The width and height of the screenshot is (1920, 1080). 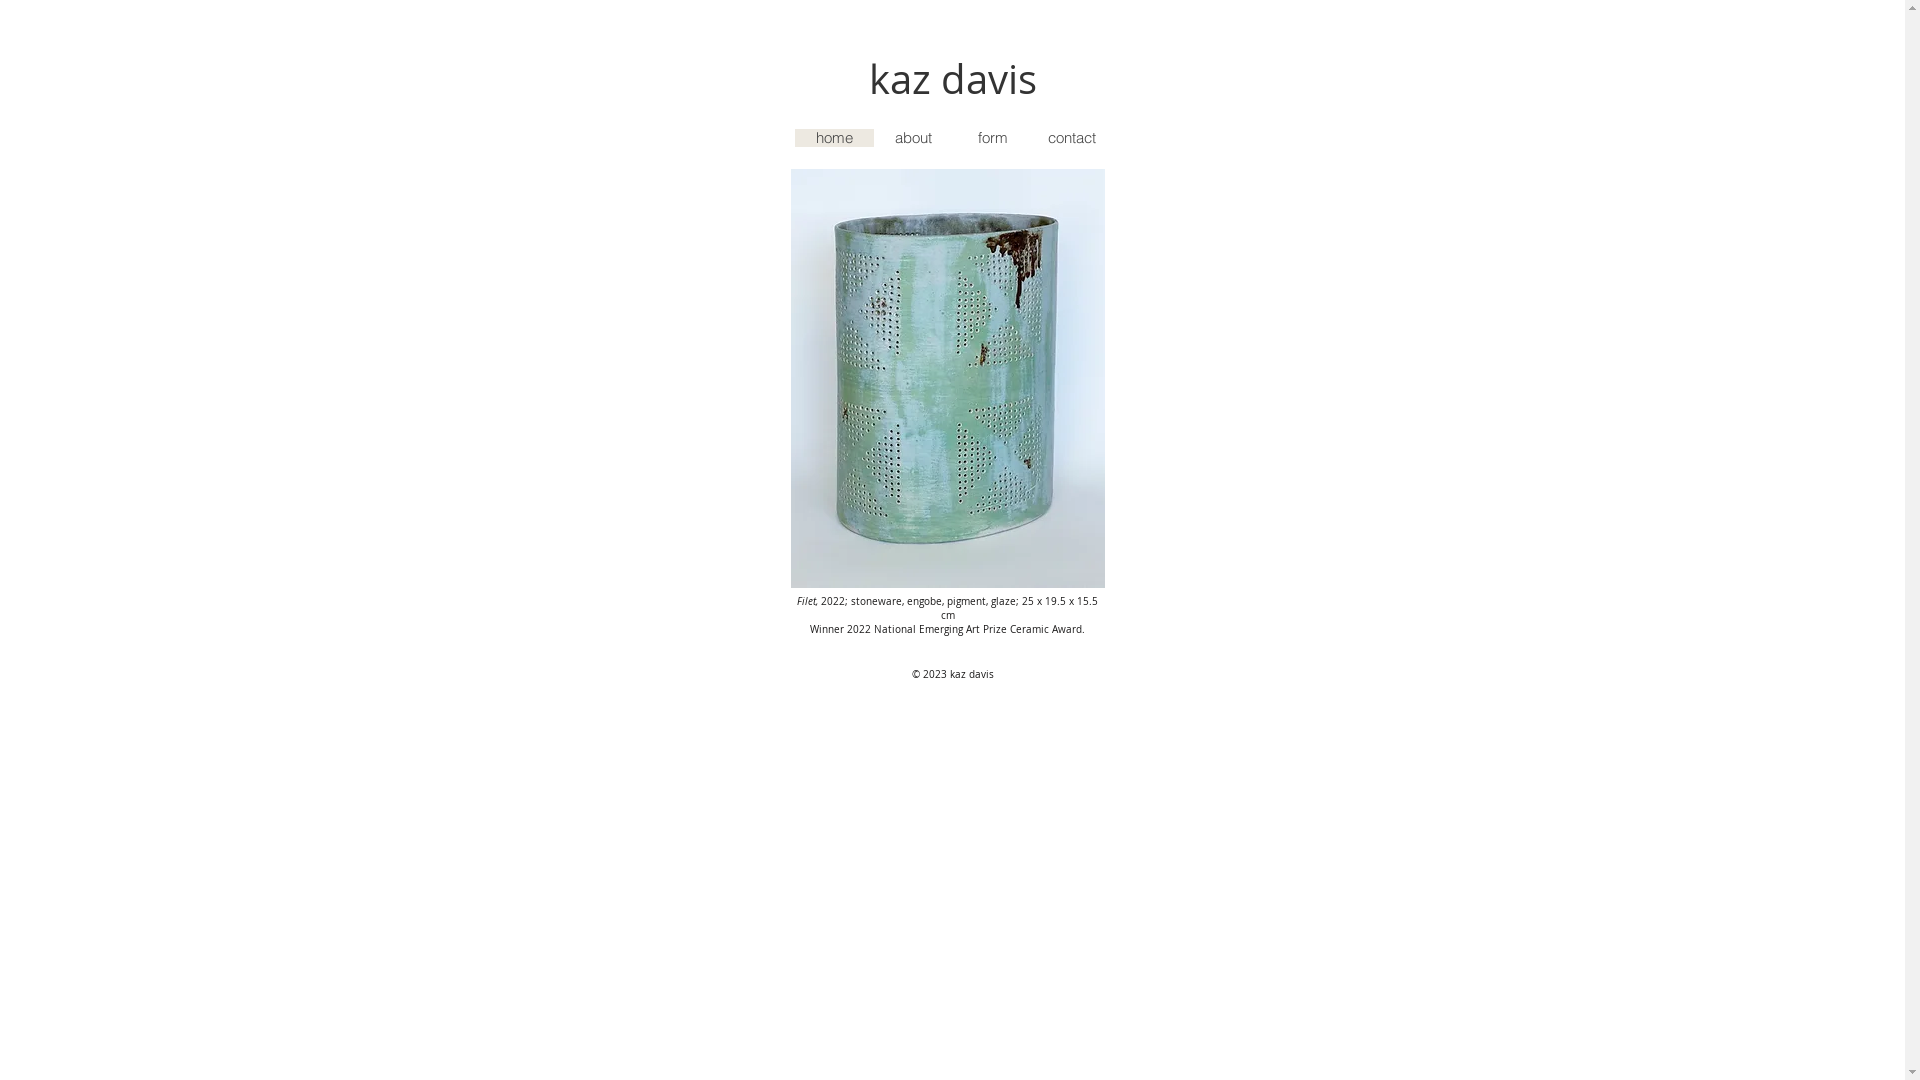 I want to click on 'form', so click(x=991, y=137).